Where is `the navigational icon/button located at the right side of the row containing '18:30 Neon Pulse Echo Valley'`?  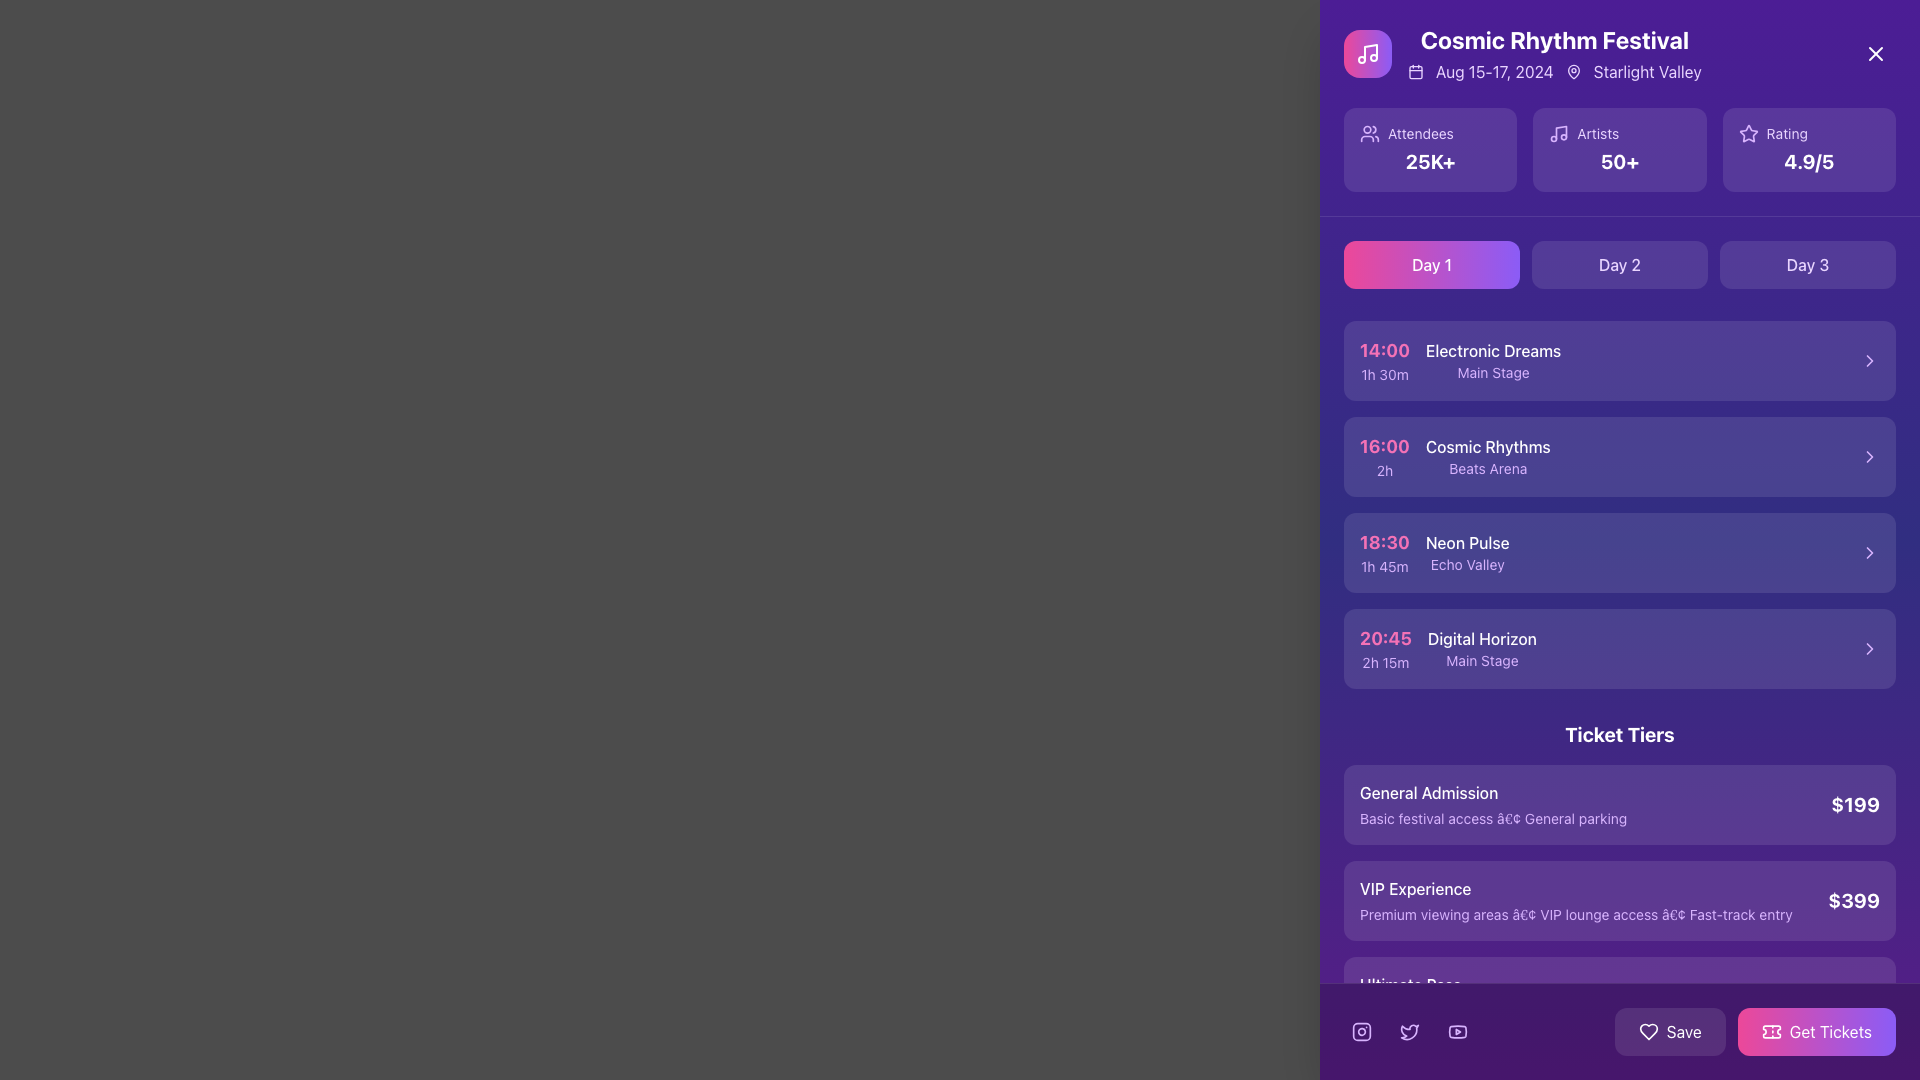
the navigational icon/button located at the right side of the row containing '18:30 Neon Pulse Echo Valley' is located at coordinates (1869, 552).